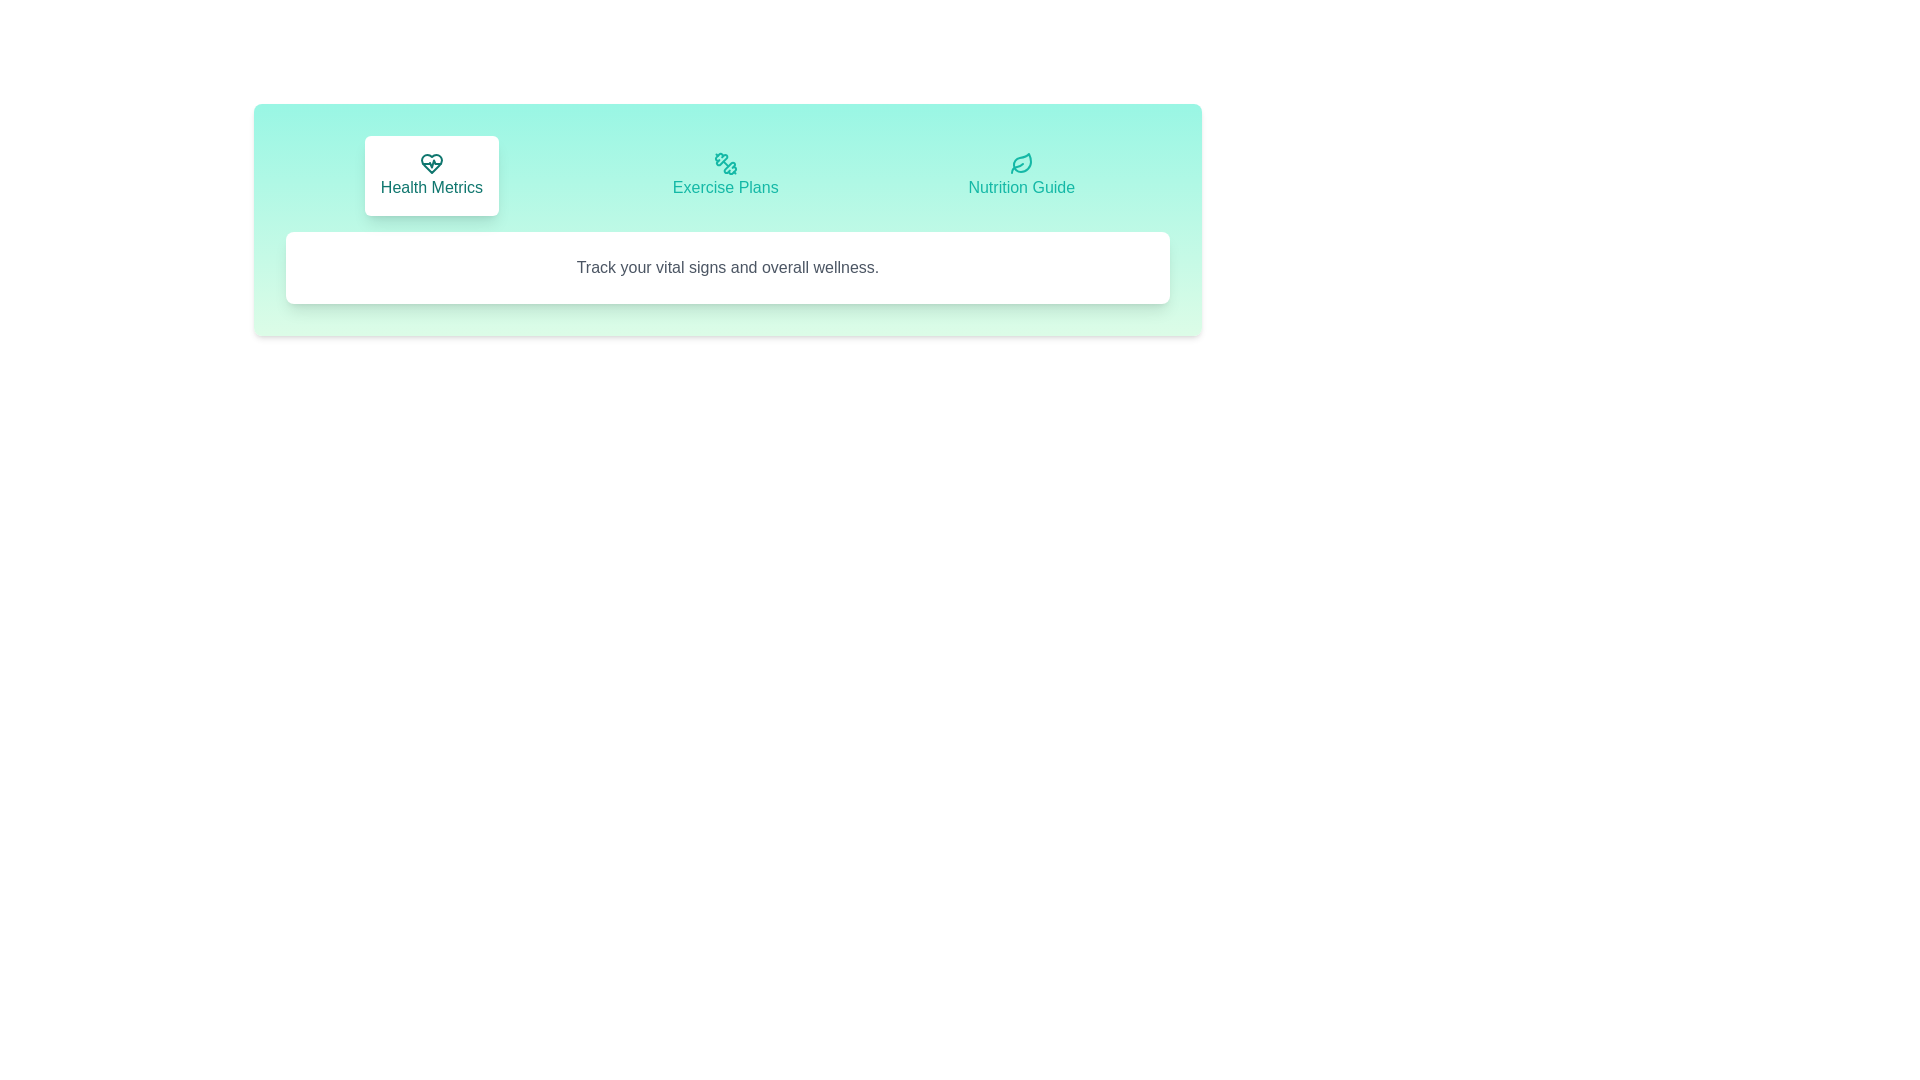  I want to click on the tab labeled Nutrition Guide, so click(1021, 175).